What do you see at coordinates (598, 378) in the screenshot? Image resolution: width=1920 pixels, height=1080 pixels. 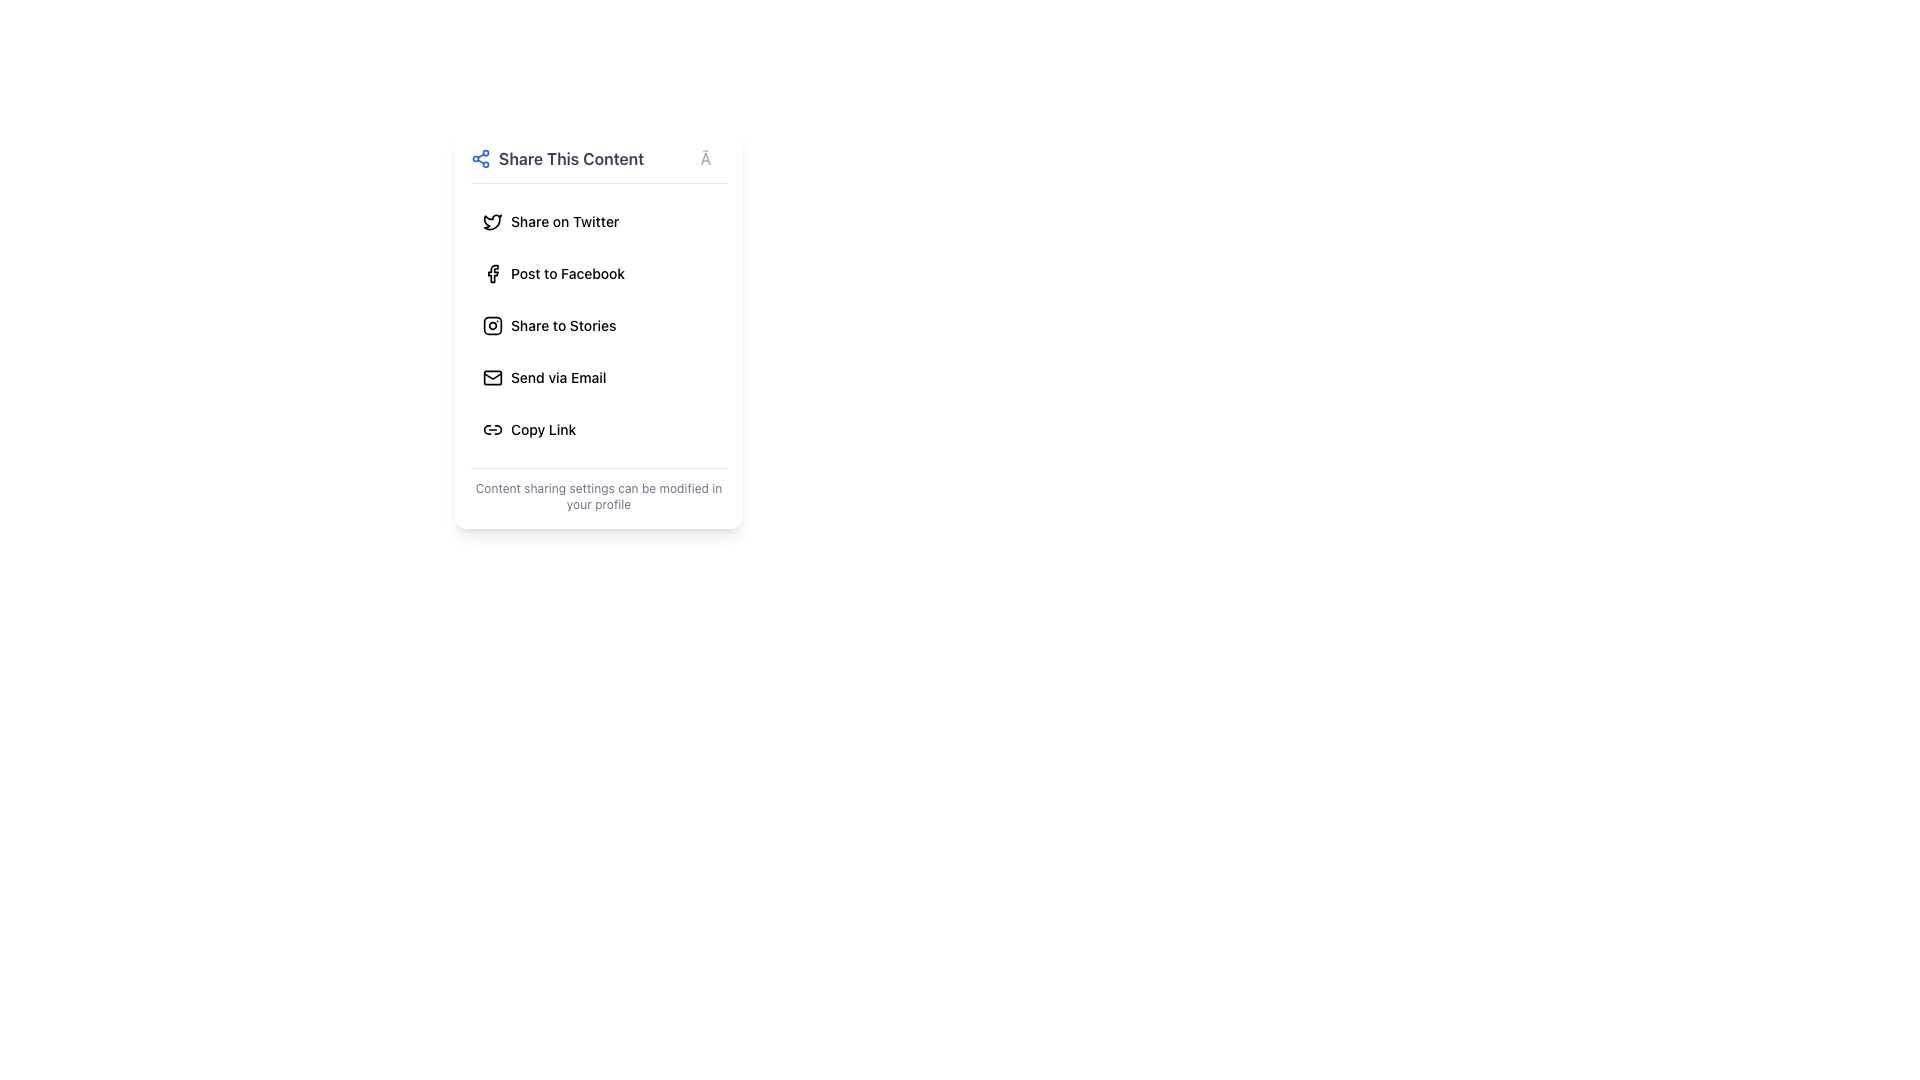 I see `keyboard navigation` at bounding box center [598, 378].